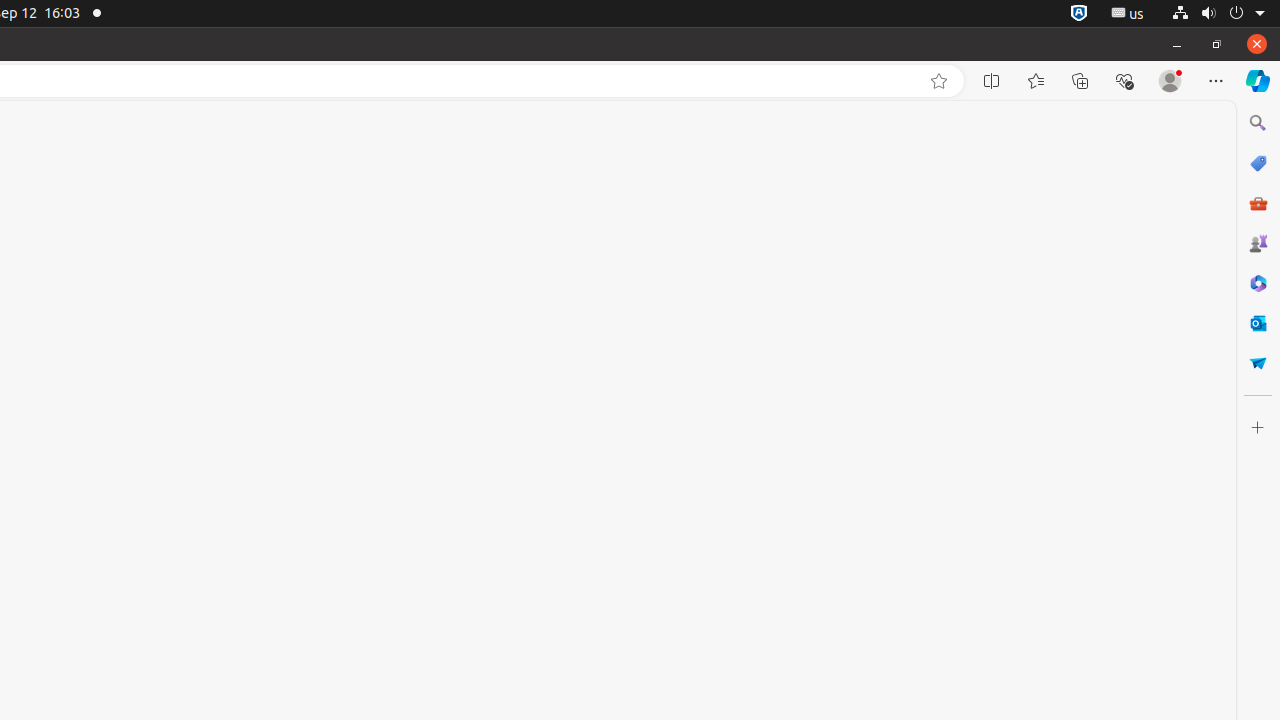  What do you see at coordinates (1215, 80) in the screenshot?
I see `'Settings and more (Alt+F)'` at bounding box center [1215, 80].